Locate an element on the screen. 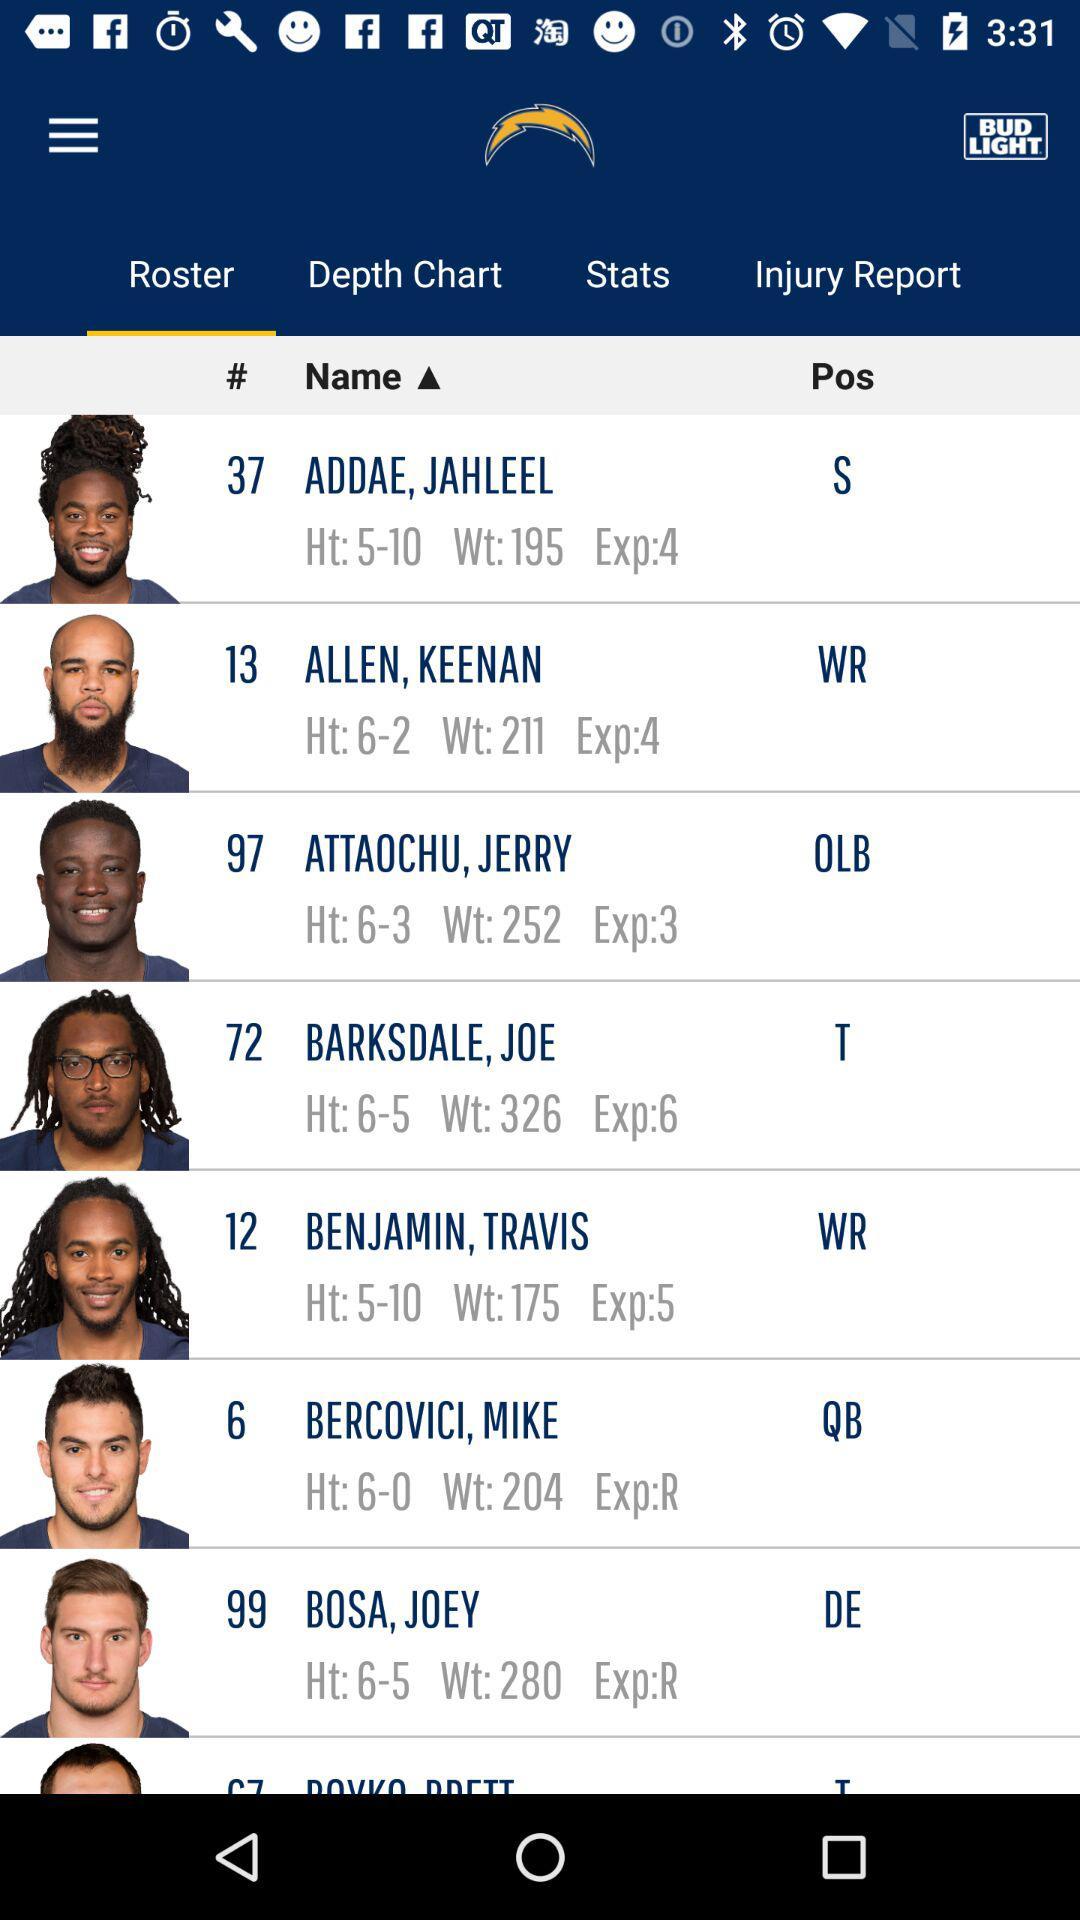 This screenshot has width=1080, height=1920. the icon below the roster is located at coordinates (264, 375).